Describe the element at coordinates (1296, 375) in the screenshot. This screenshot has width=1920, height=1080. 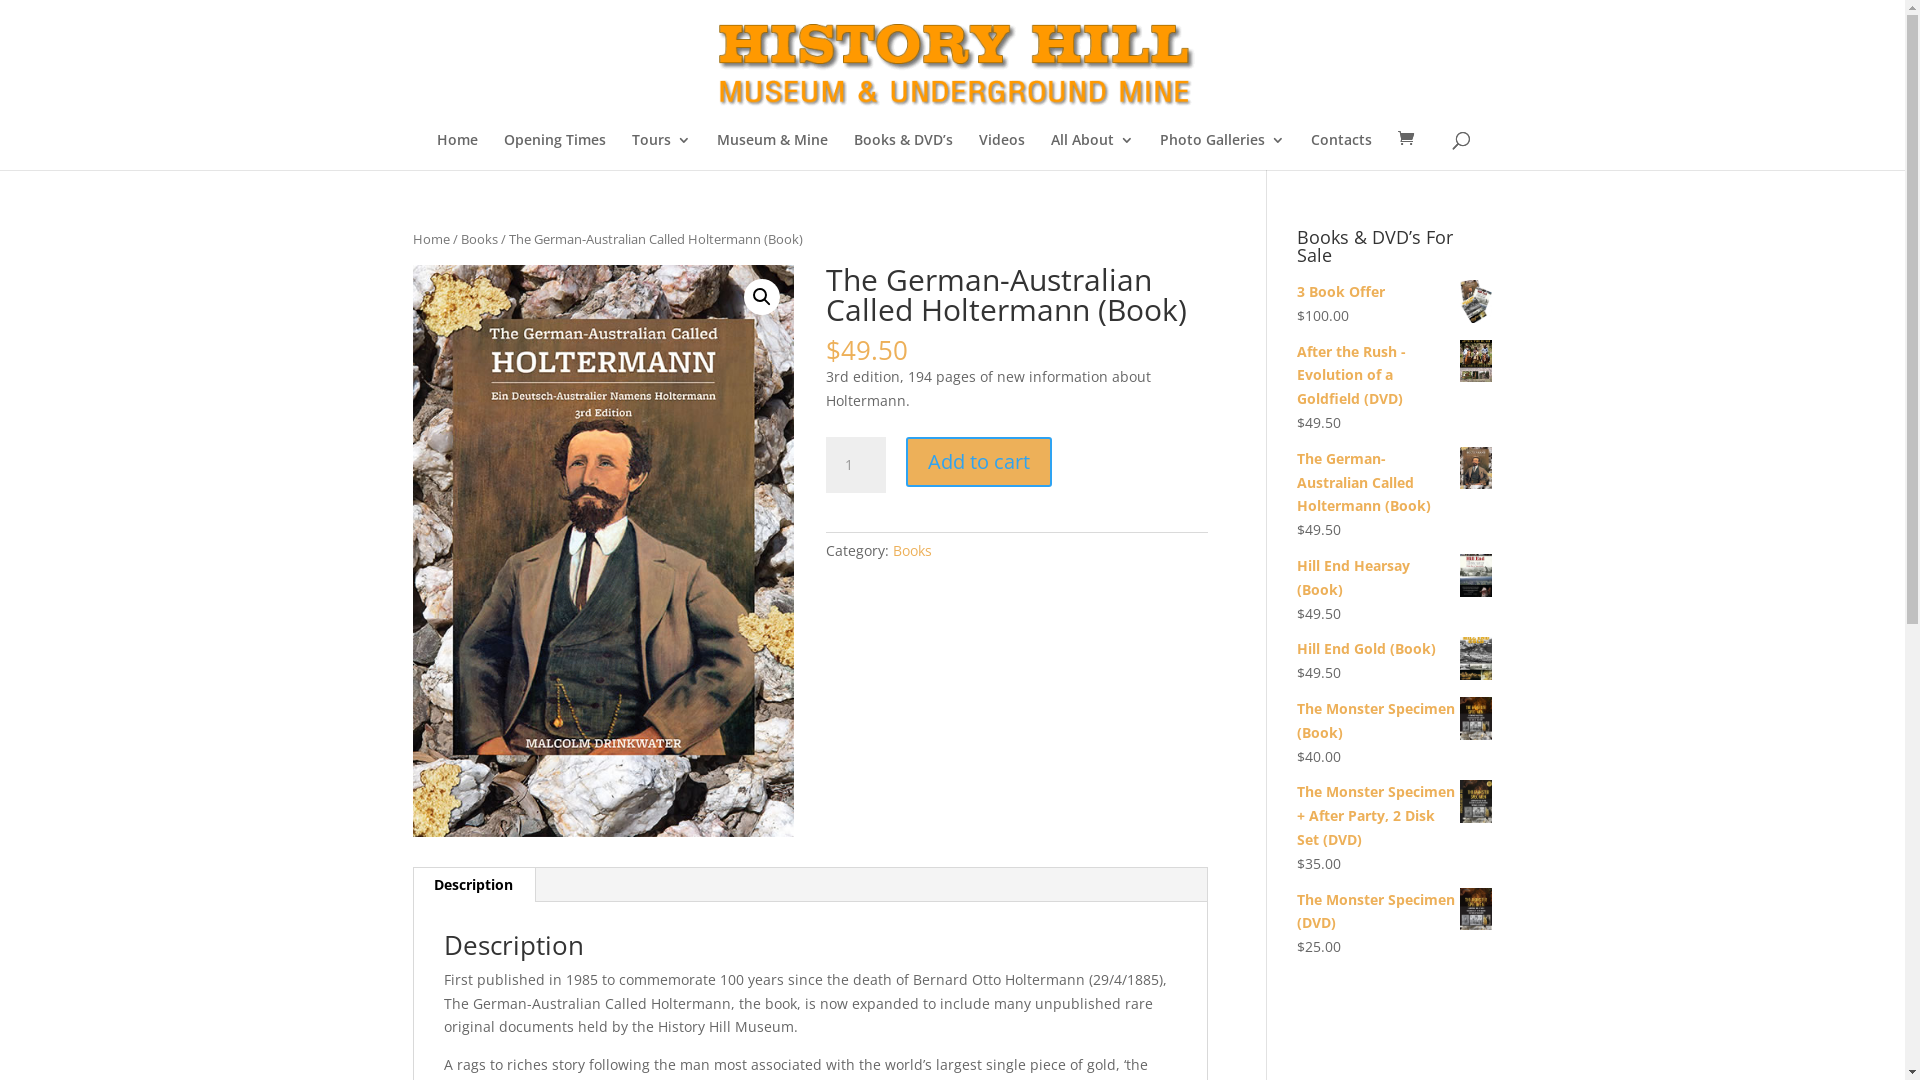
I see `'After the Rush - Evolution of a Goldfield (DVD)'` at that location.